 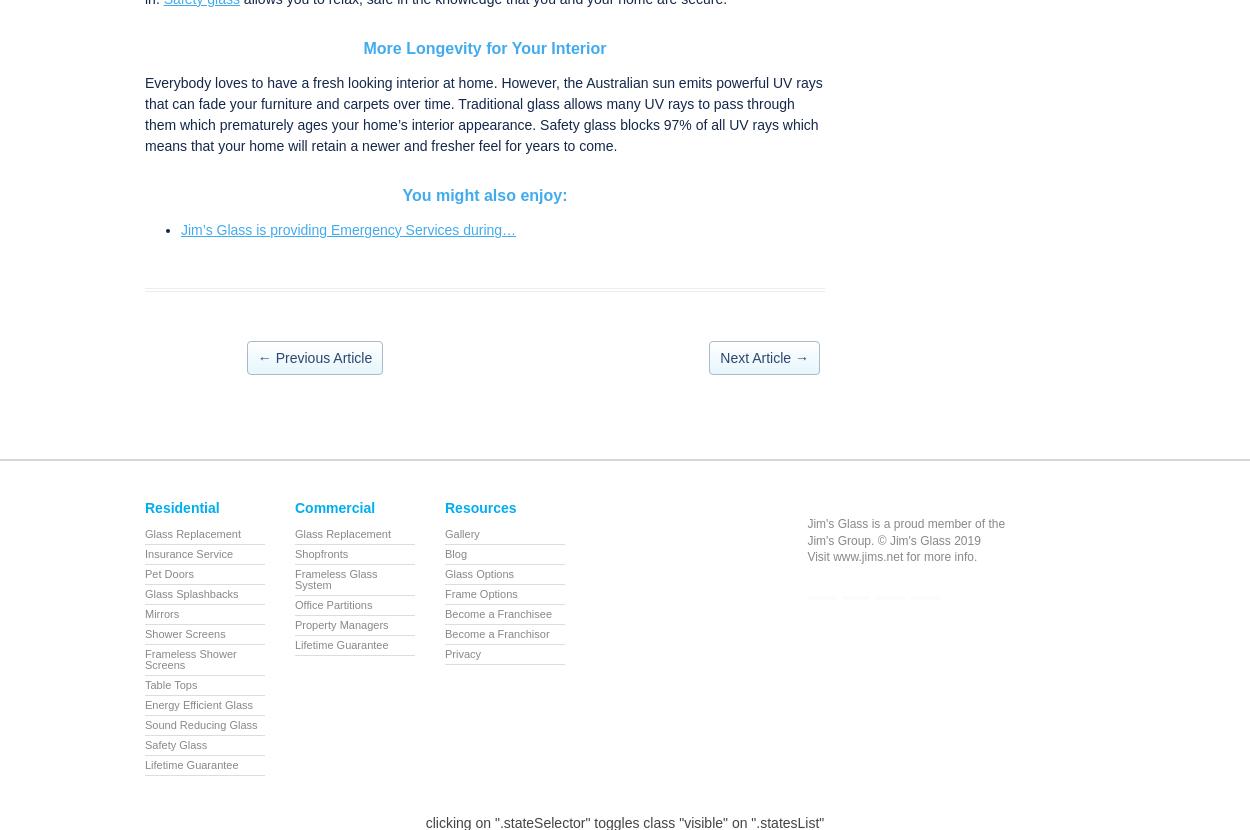 I want to click on 'Mirrors', so click(x=145, y=613).